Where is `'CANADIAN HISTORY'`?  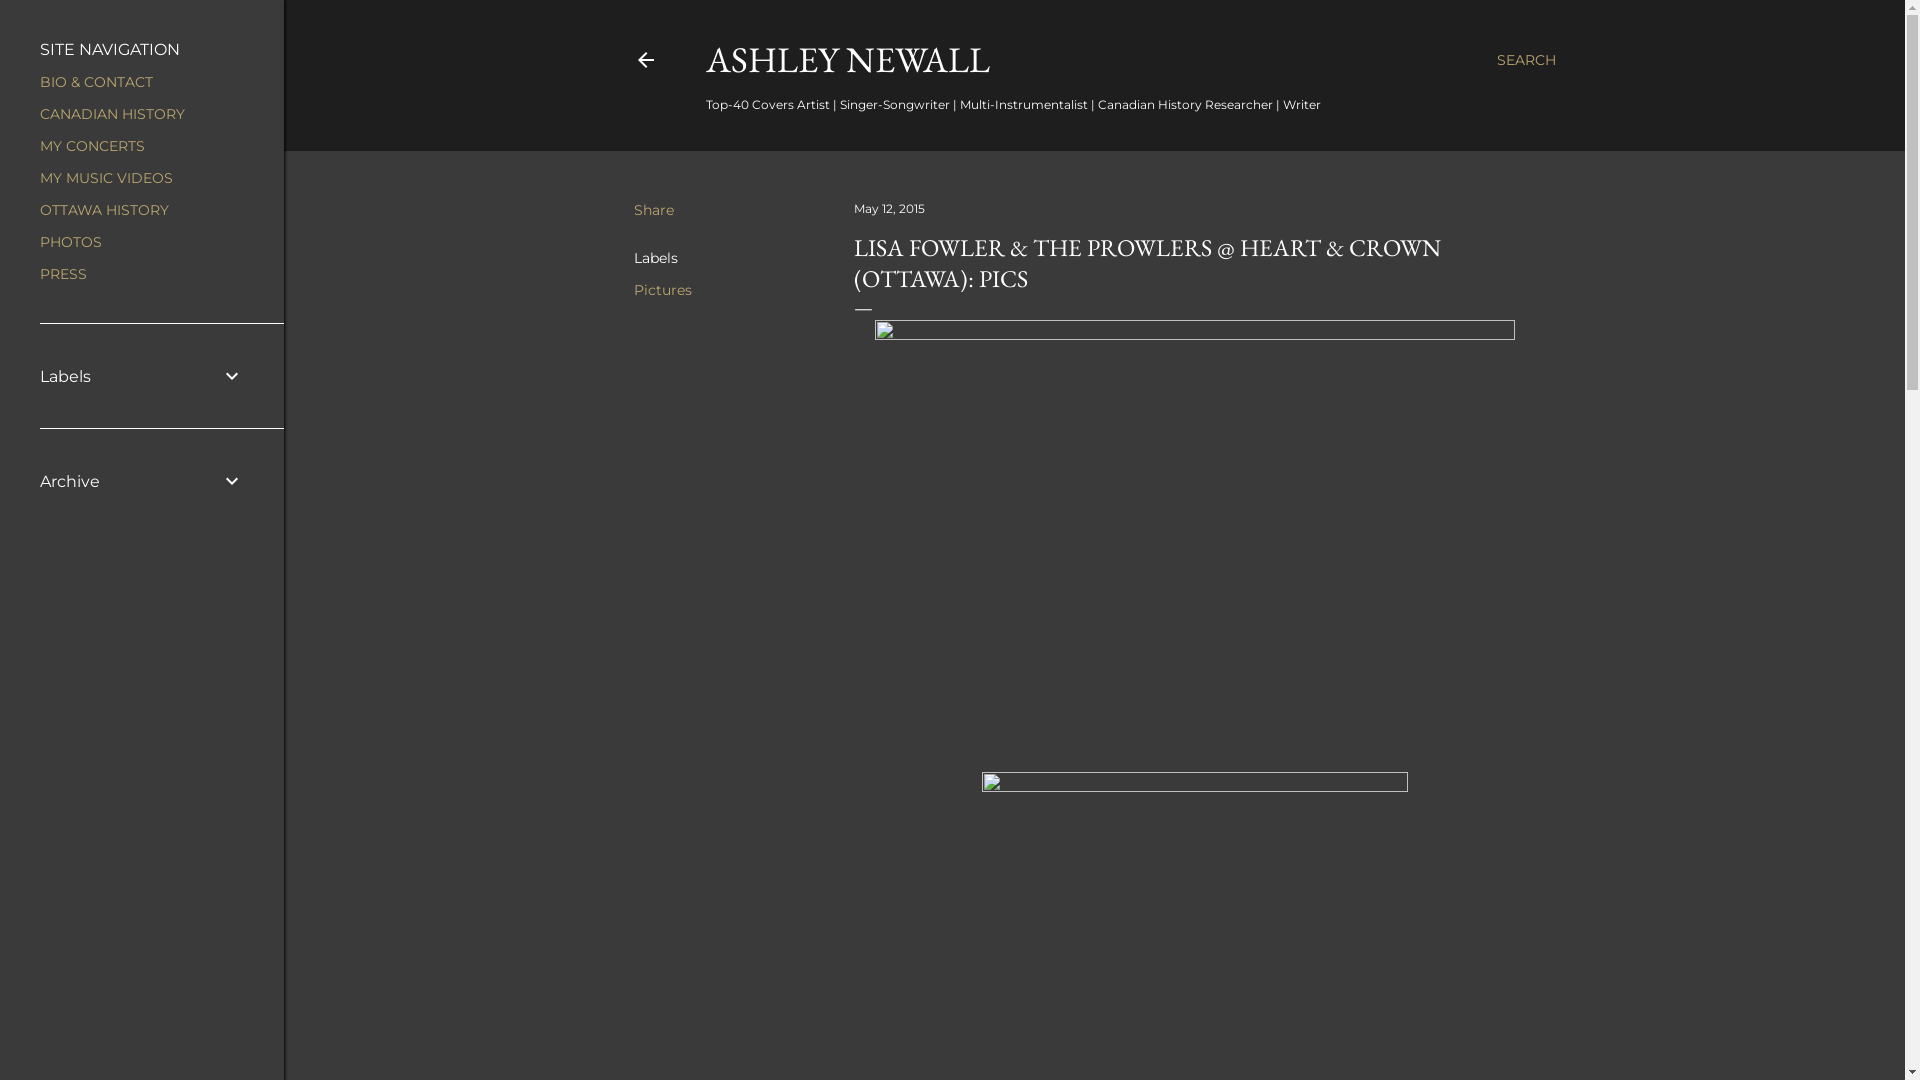 'CANADIAN HISTORY' is located at coordinates (111, 114).